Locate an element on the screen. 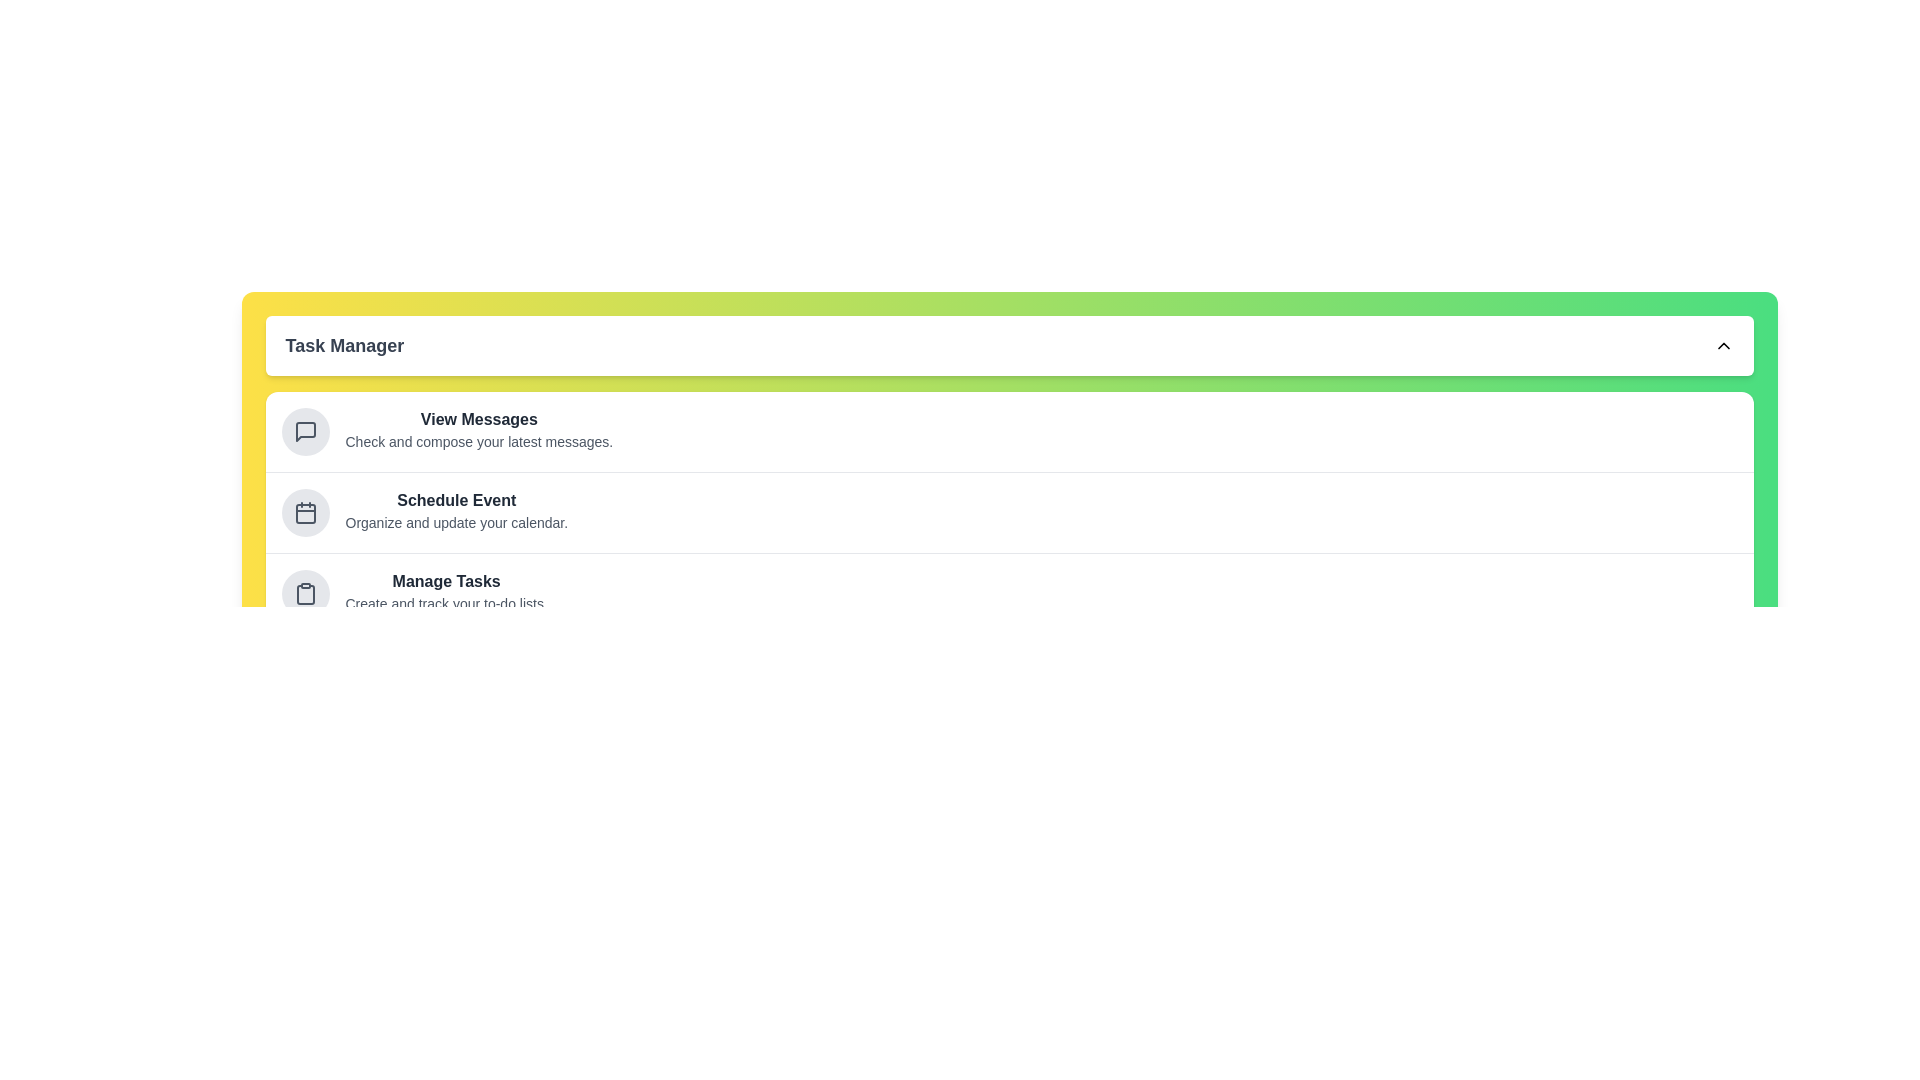 The height and width of the screenshot is (1080, 1920). the toggle button to open or close the menu is located at coordinates (1009, 345).